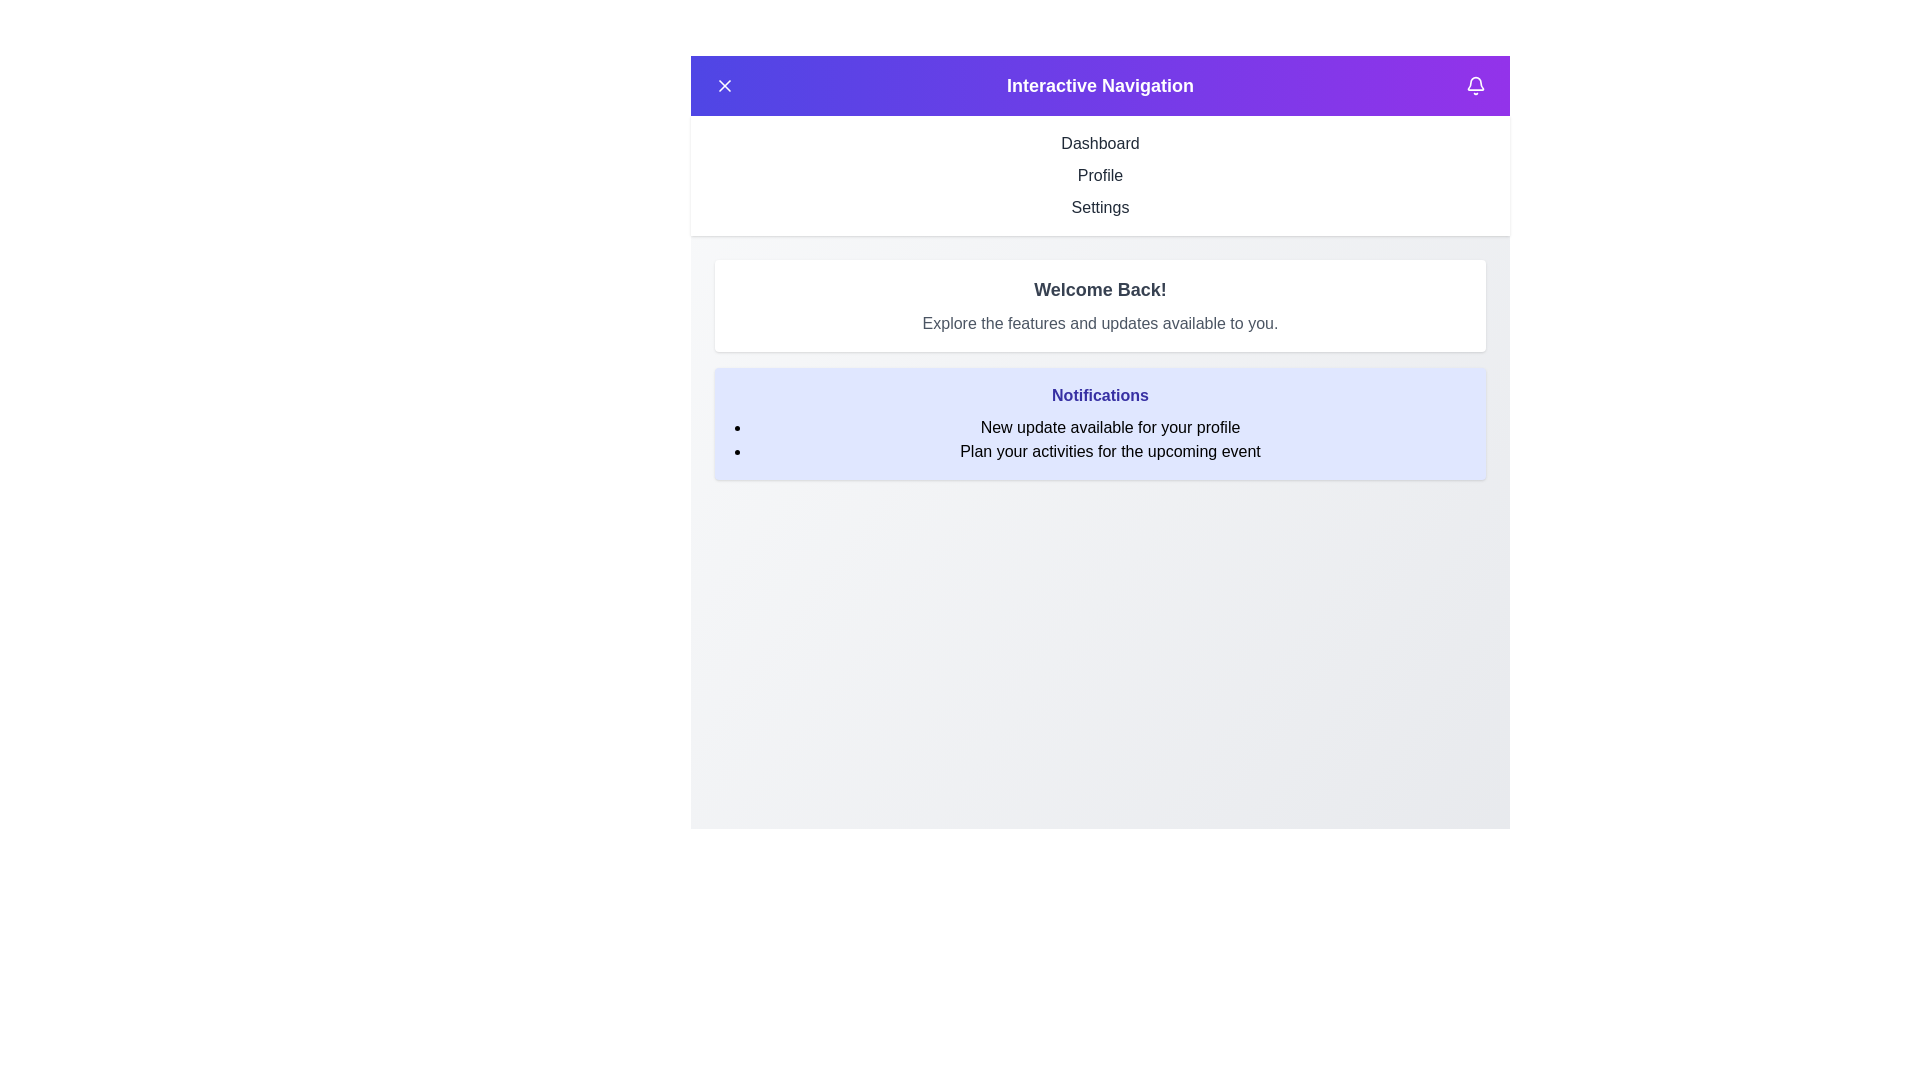 This screenshot has width=1920, height=1080. I want to click on the navigation menu item Dashboard, so click(1099, 142).